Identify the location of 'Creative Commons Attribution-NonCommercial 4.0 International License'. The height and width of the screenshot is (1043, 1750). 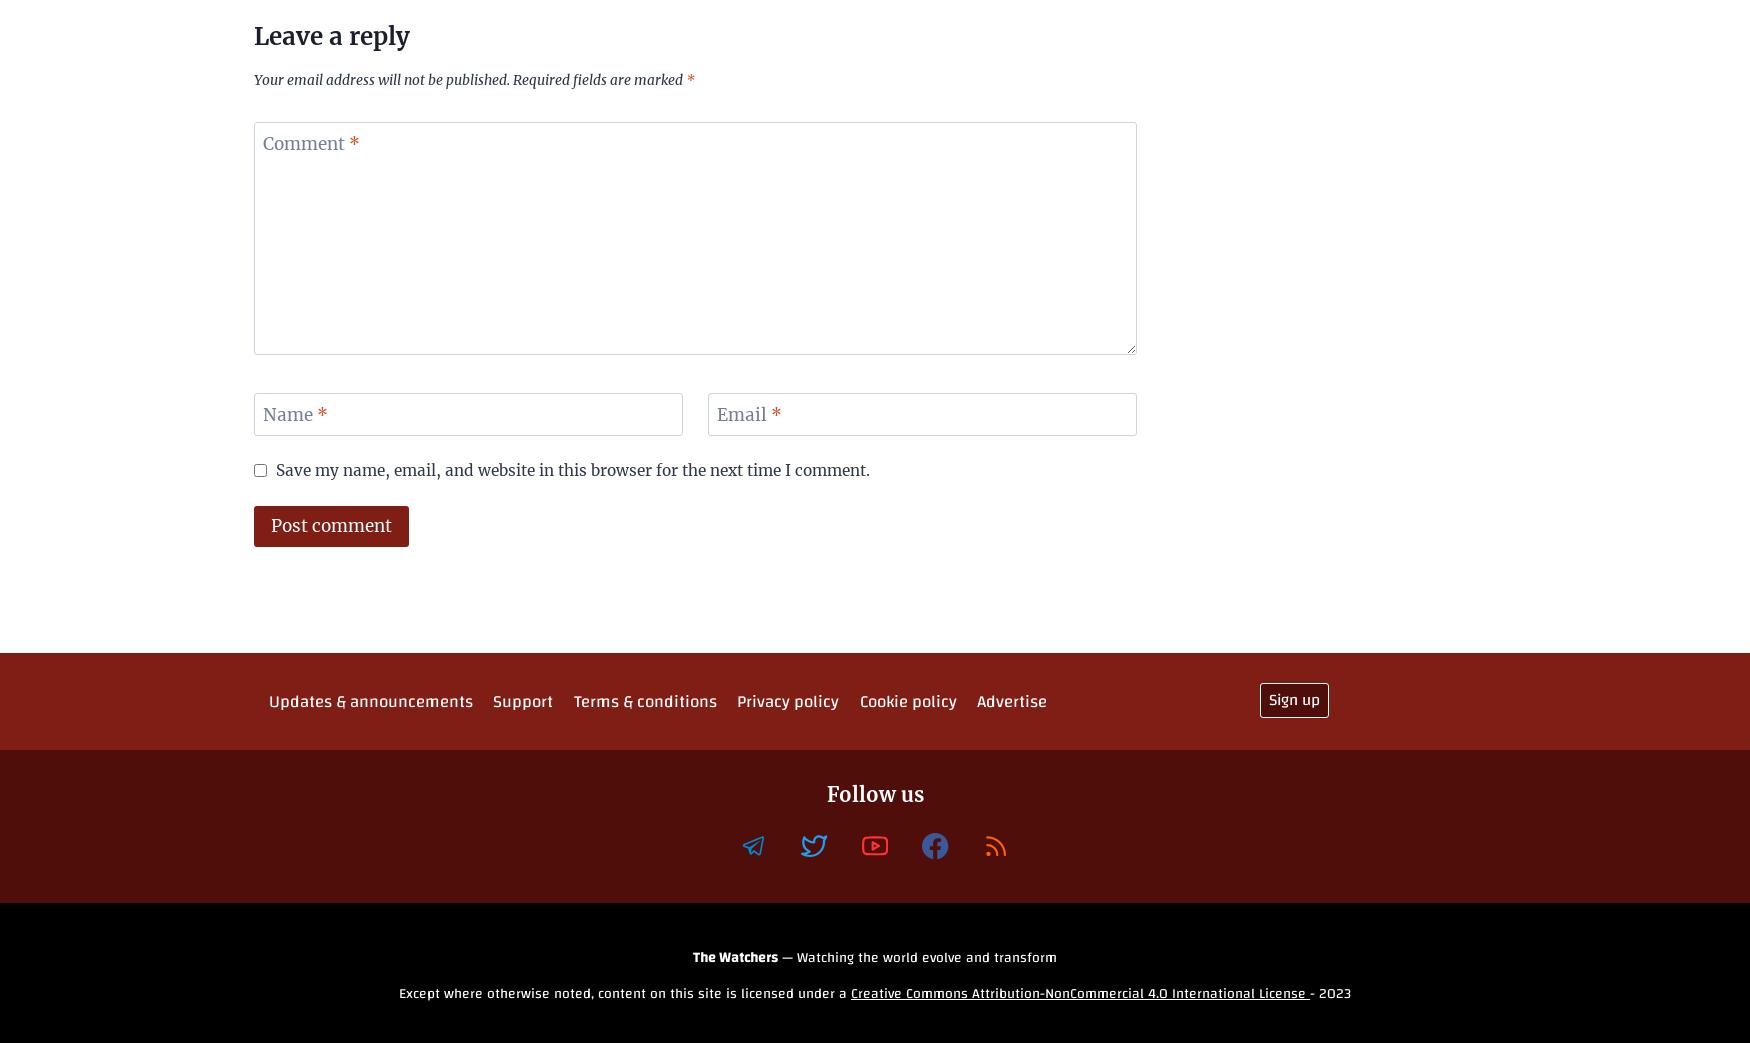
(1080, 993).